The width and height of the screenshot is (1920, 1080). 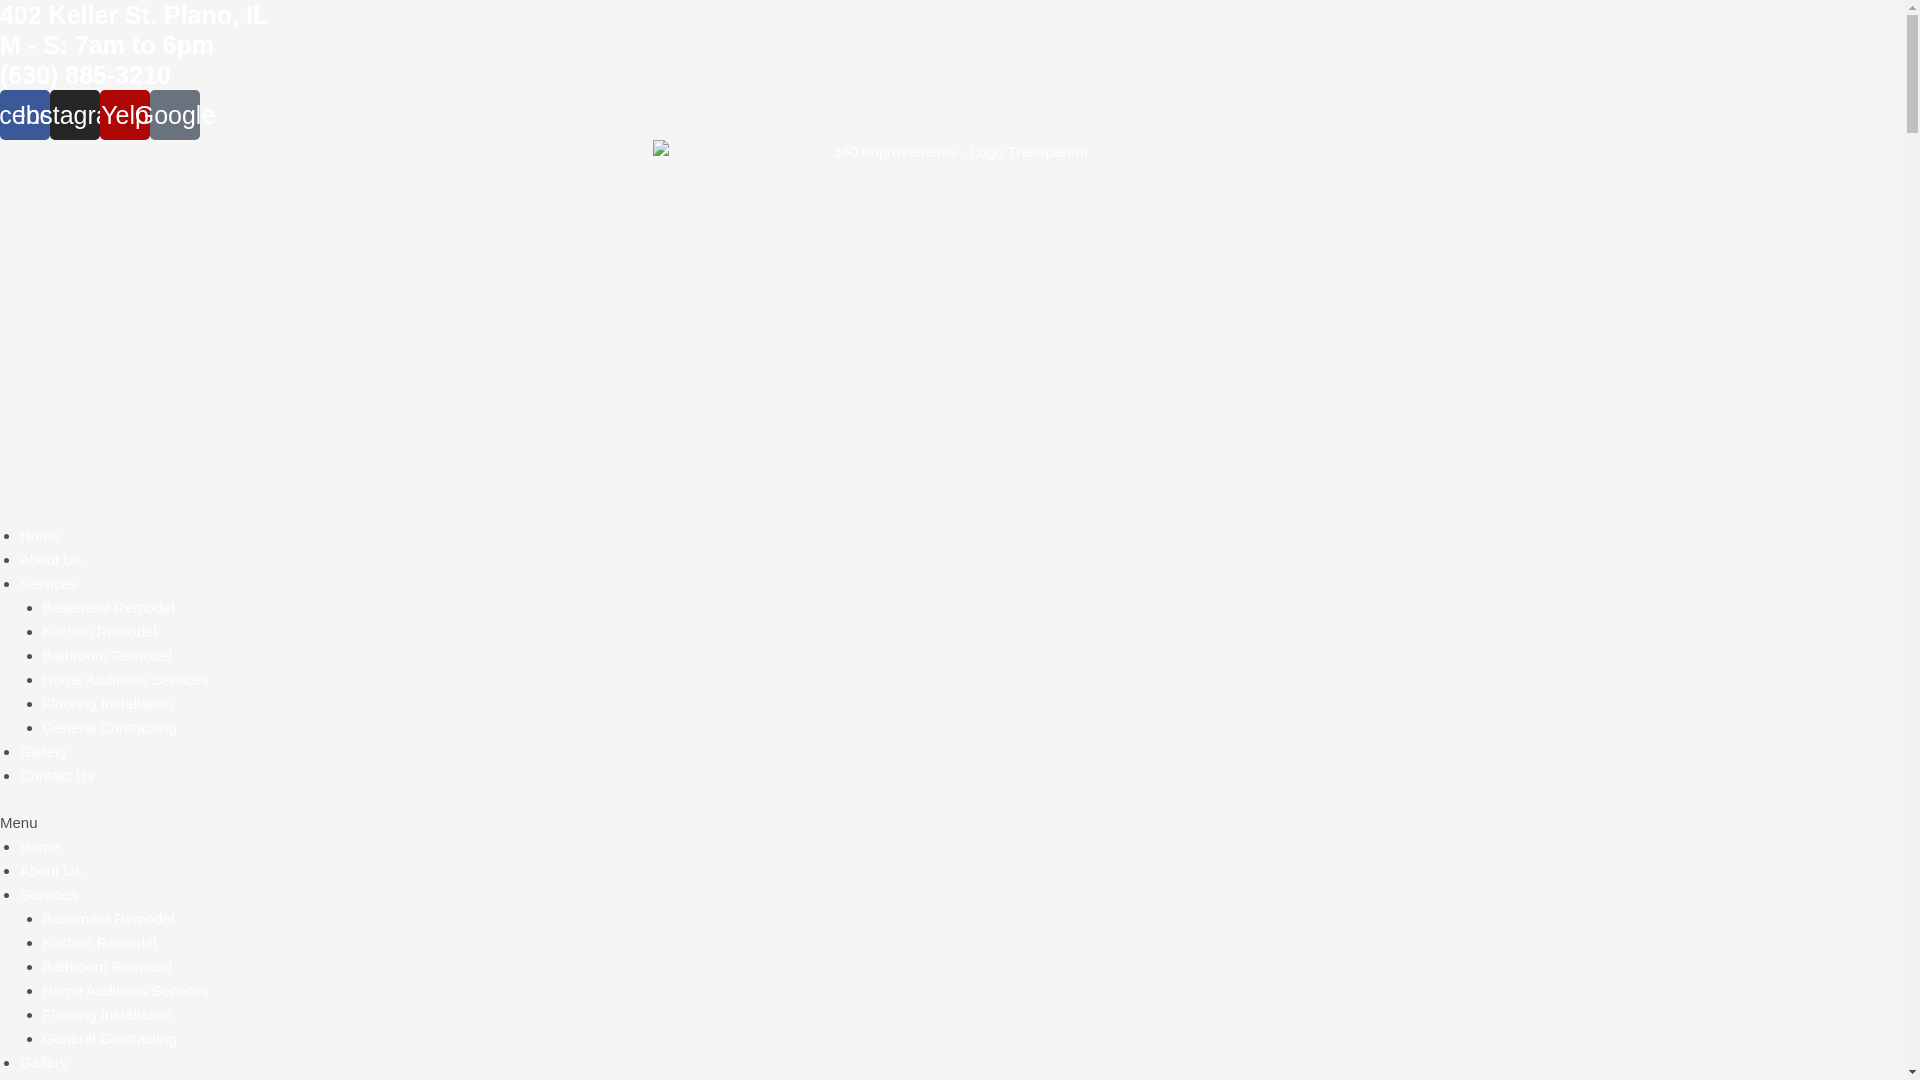 What do you see at coordinates (24, 115) in the screenshot?
I see `'Facebook'` at bounding box center [24, 115].